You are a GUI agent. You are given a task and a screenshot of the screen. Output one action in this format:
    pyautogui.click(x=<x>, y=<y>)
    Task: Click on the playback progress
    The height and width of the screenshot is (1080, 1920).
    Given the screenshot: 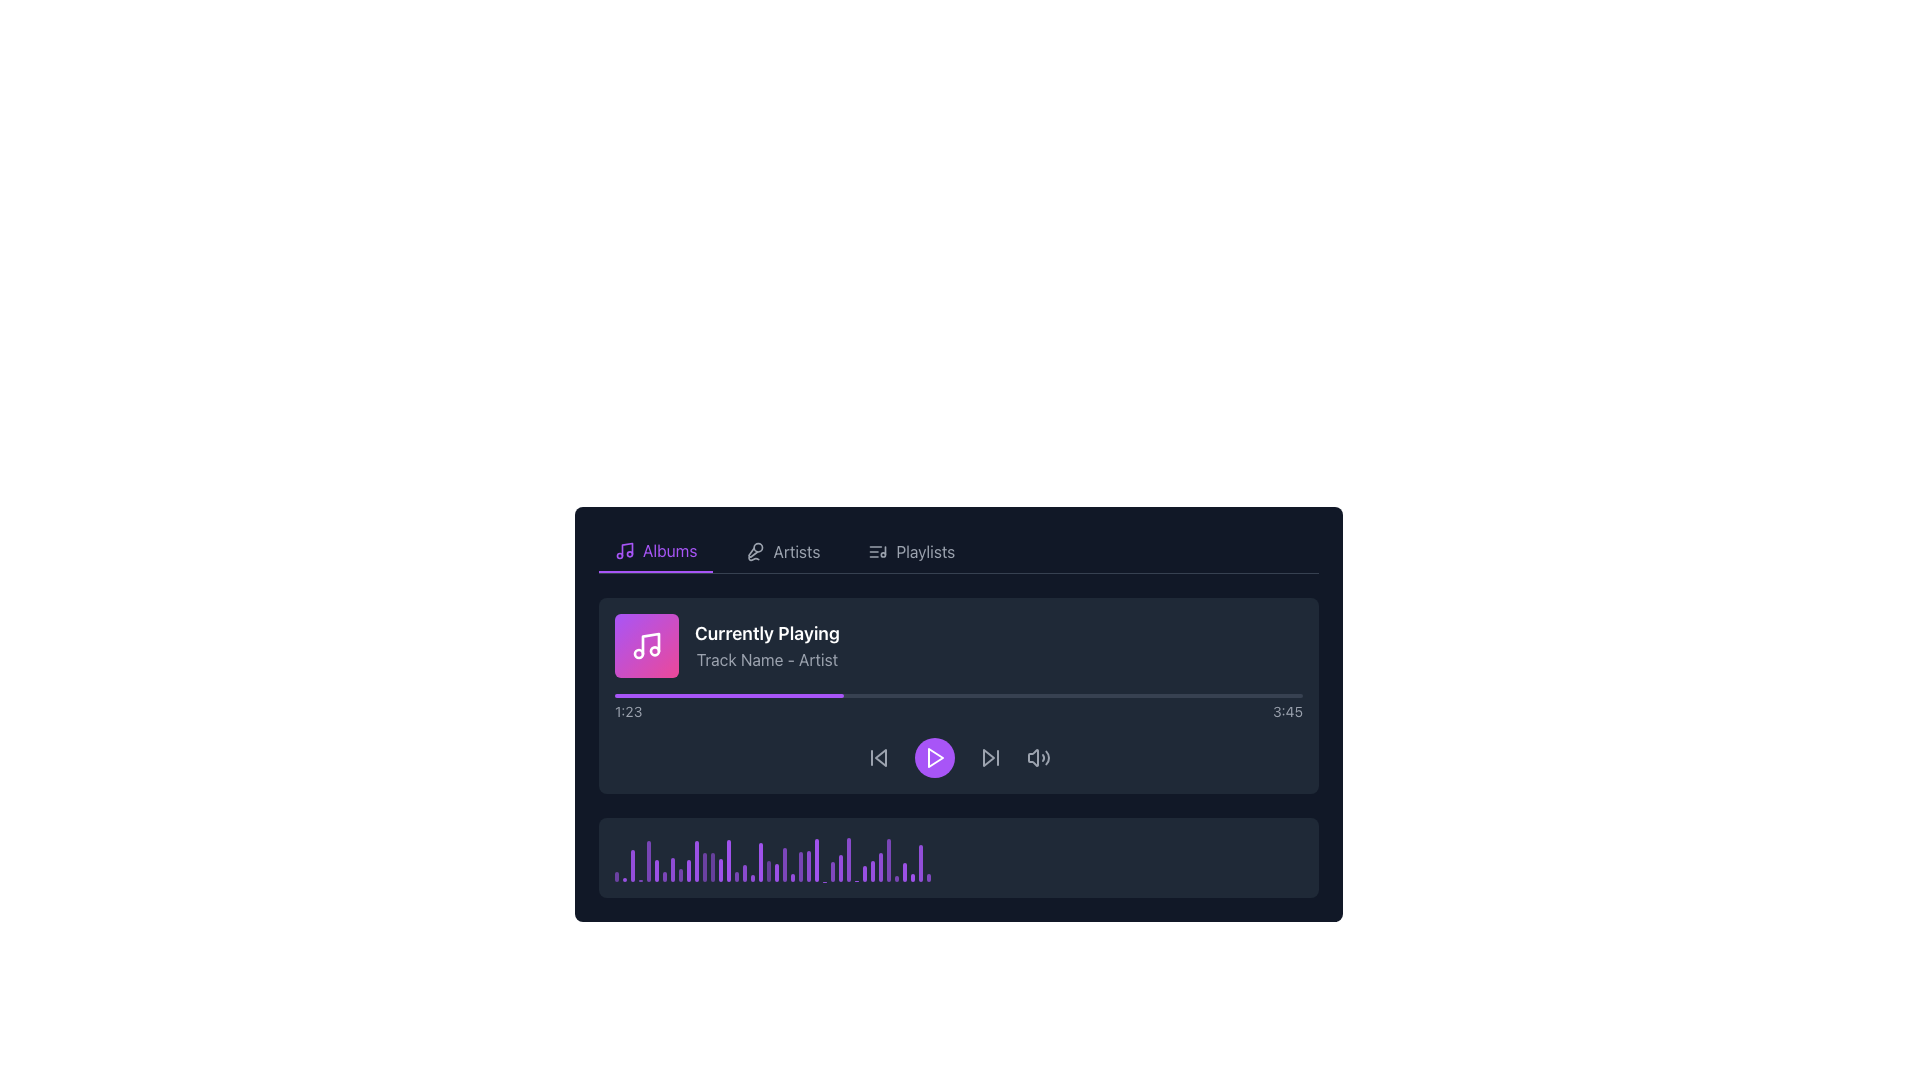 What is the action you would take?
    pyautogui.click(x=697, y=694)
    